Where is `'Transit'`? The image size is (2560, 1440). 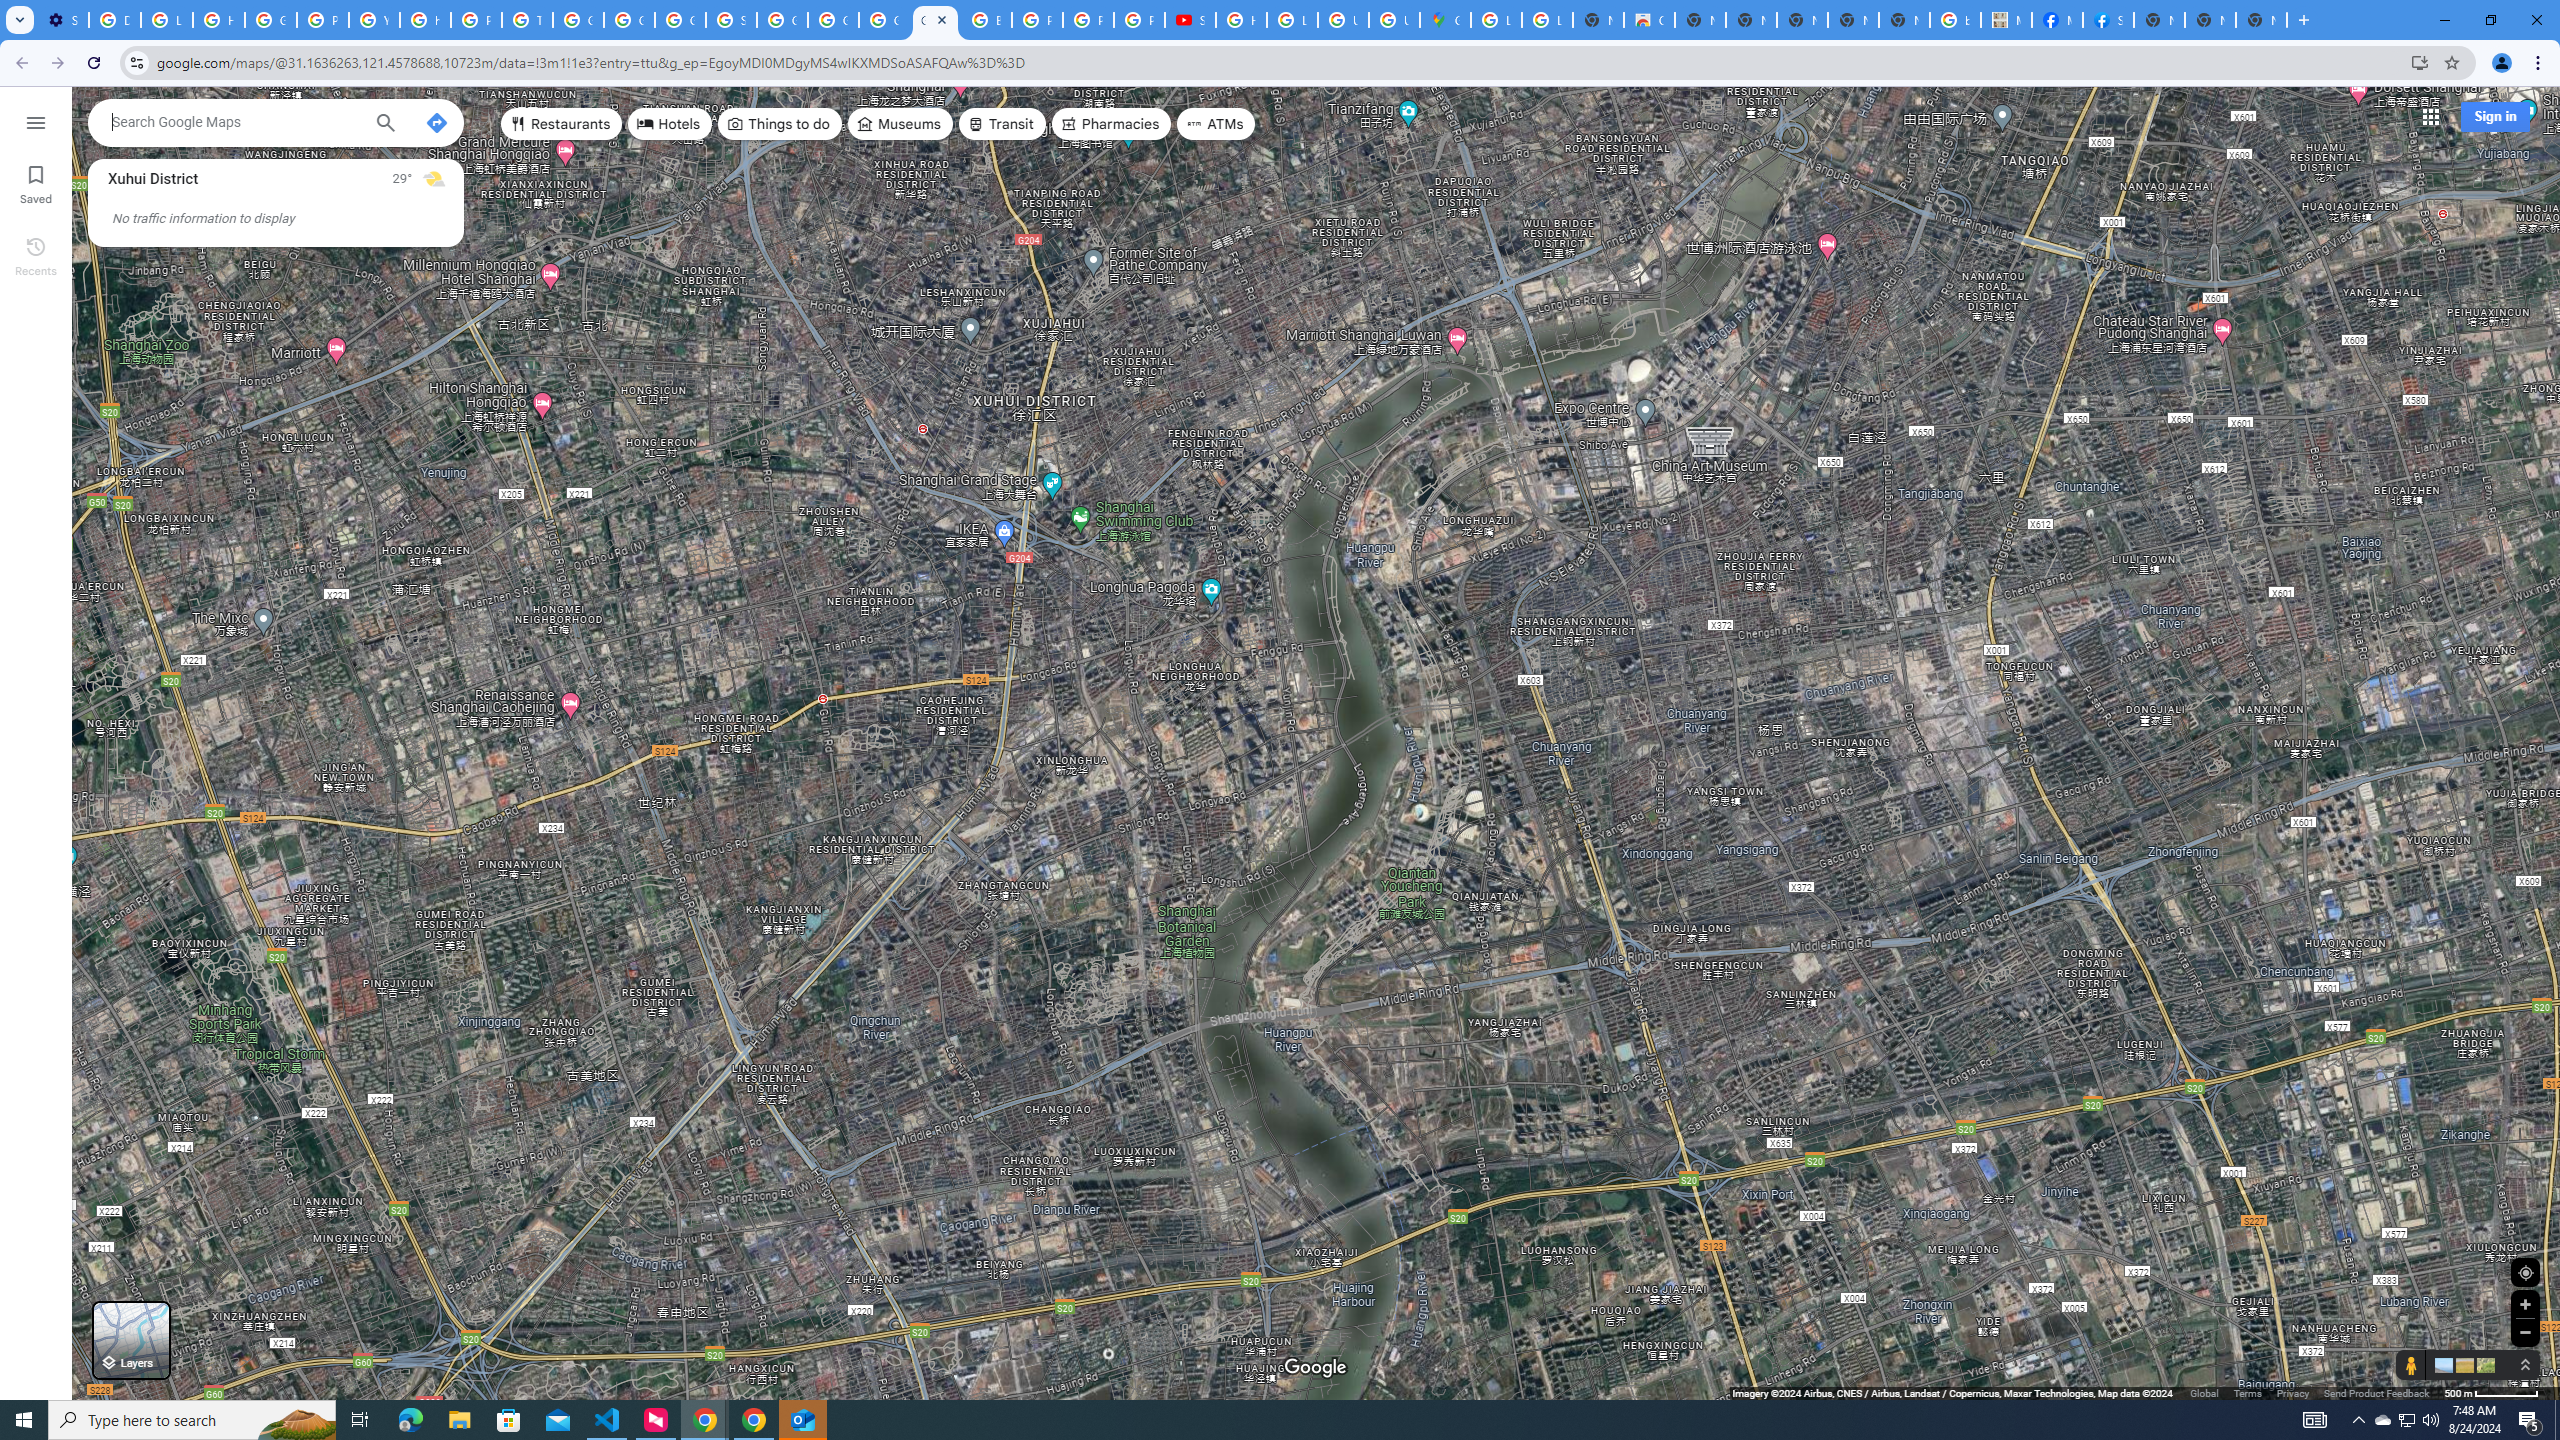 'Transit' is located at coordinates (1002, 122).